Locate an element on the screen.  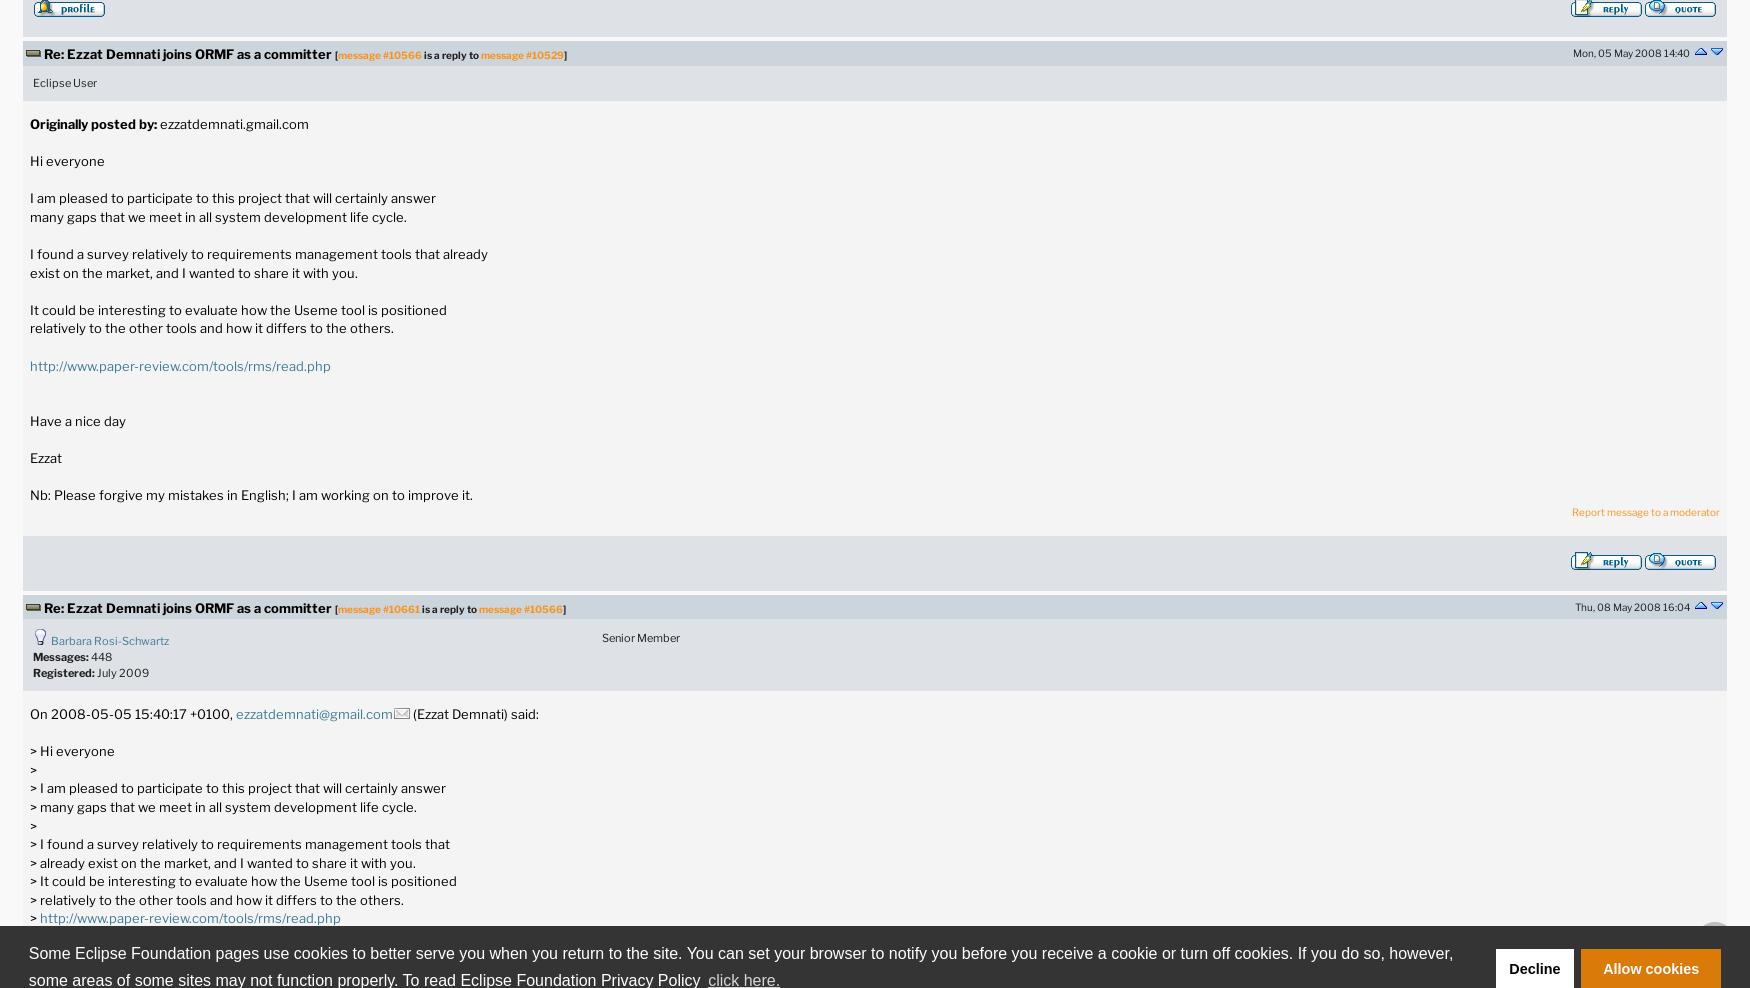
'Have a nice day' is located at coordinates (77, 419).